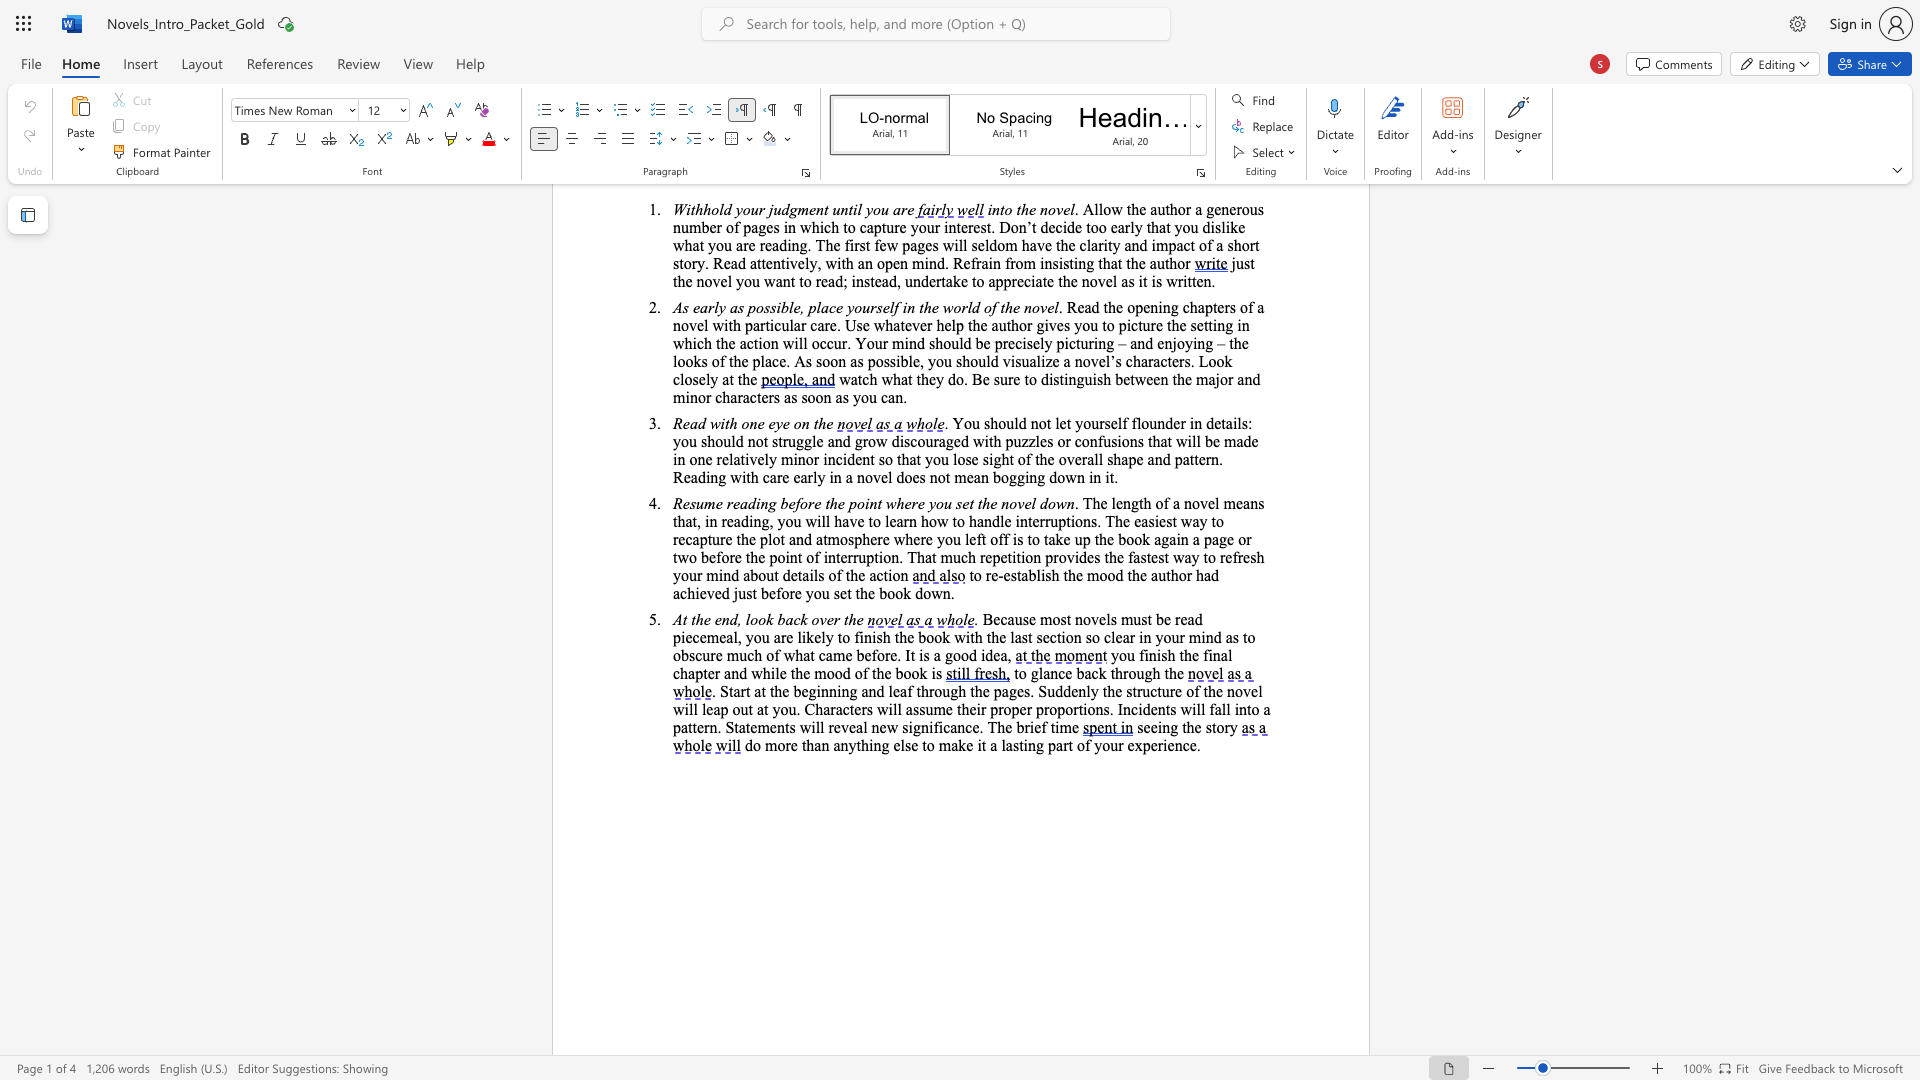 Image resolution: width=1920 pixels, height=1080 pixels. Describe the element at coordinates (744, 618) in the screenshot. I see `the subset text "look back over th" within the text "At the end, look back over the"` at that location.